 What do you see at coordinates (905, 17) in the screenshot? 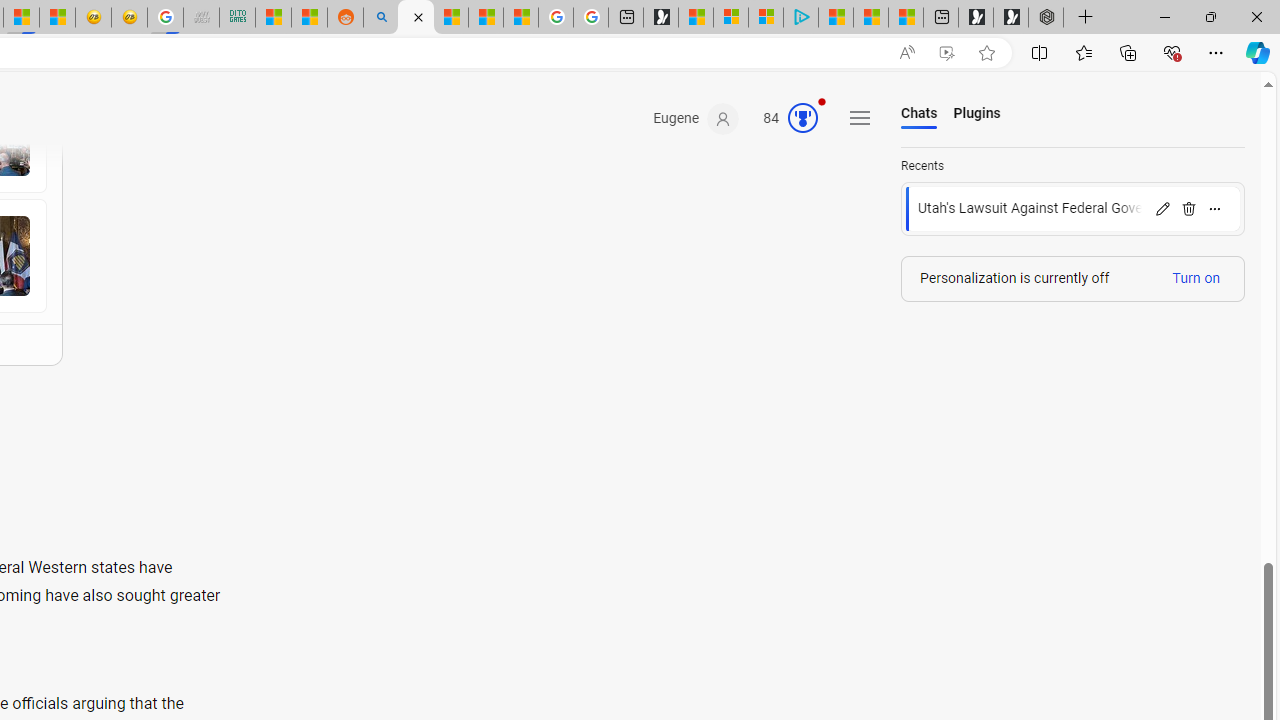
I see `'These 3 Stocks Pay You More Than 5% to Own Them'` at bounding box center [905, 17].